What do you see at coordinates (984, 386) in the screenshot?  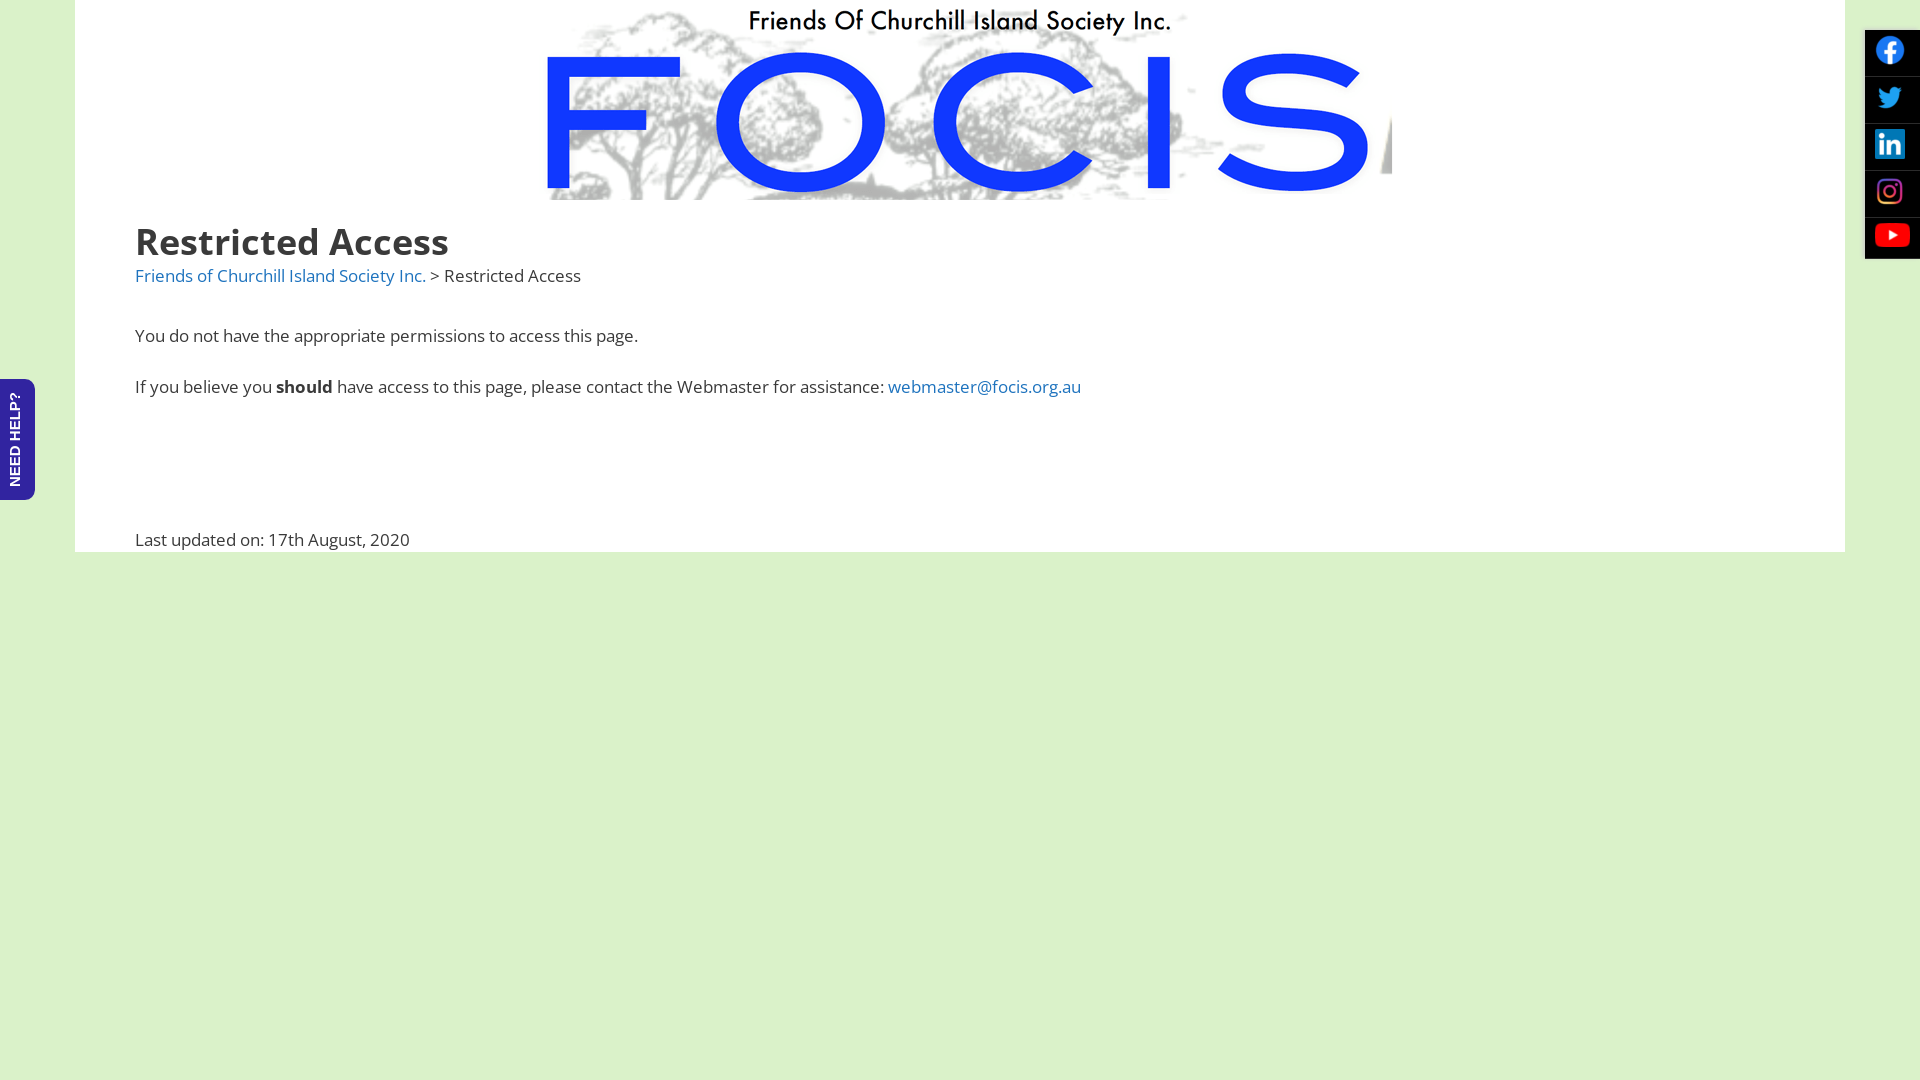 I see `'webmaster@focis.org.au'` at bounding box center [984, 386].